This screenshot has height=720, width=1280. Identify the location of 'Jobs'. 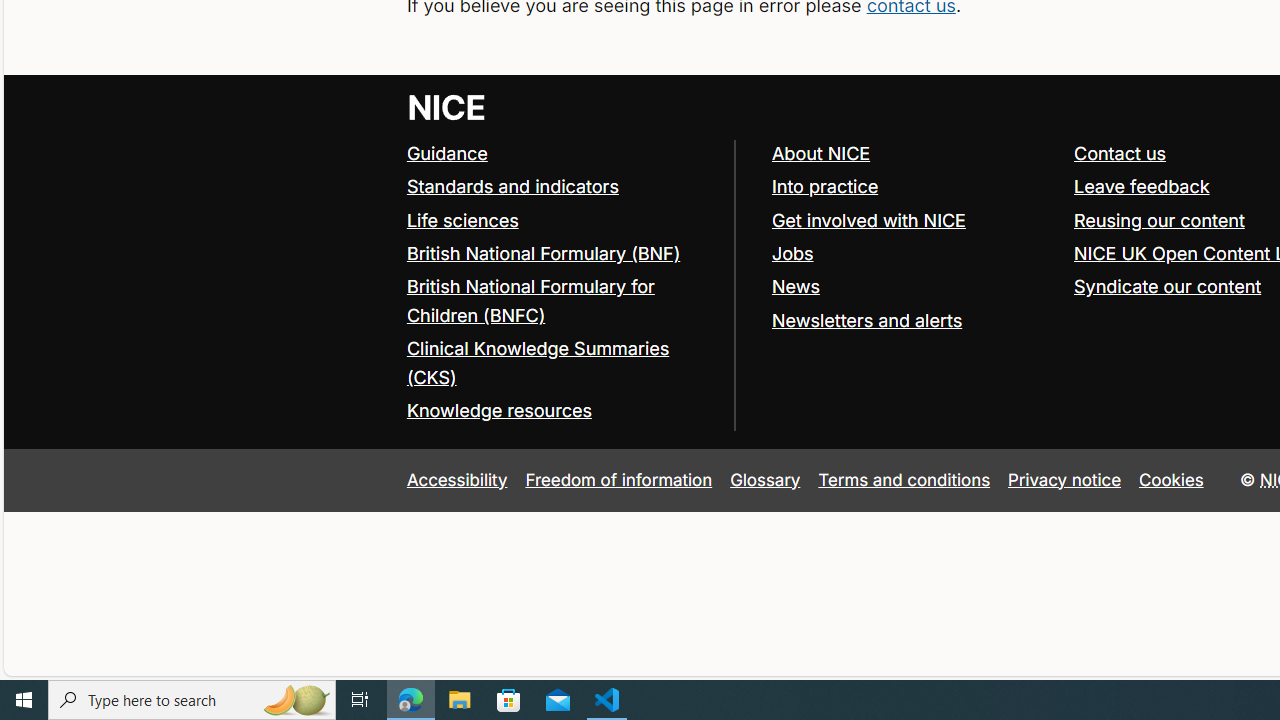
(912, 253).